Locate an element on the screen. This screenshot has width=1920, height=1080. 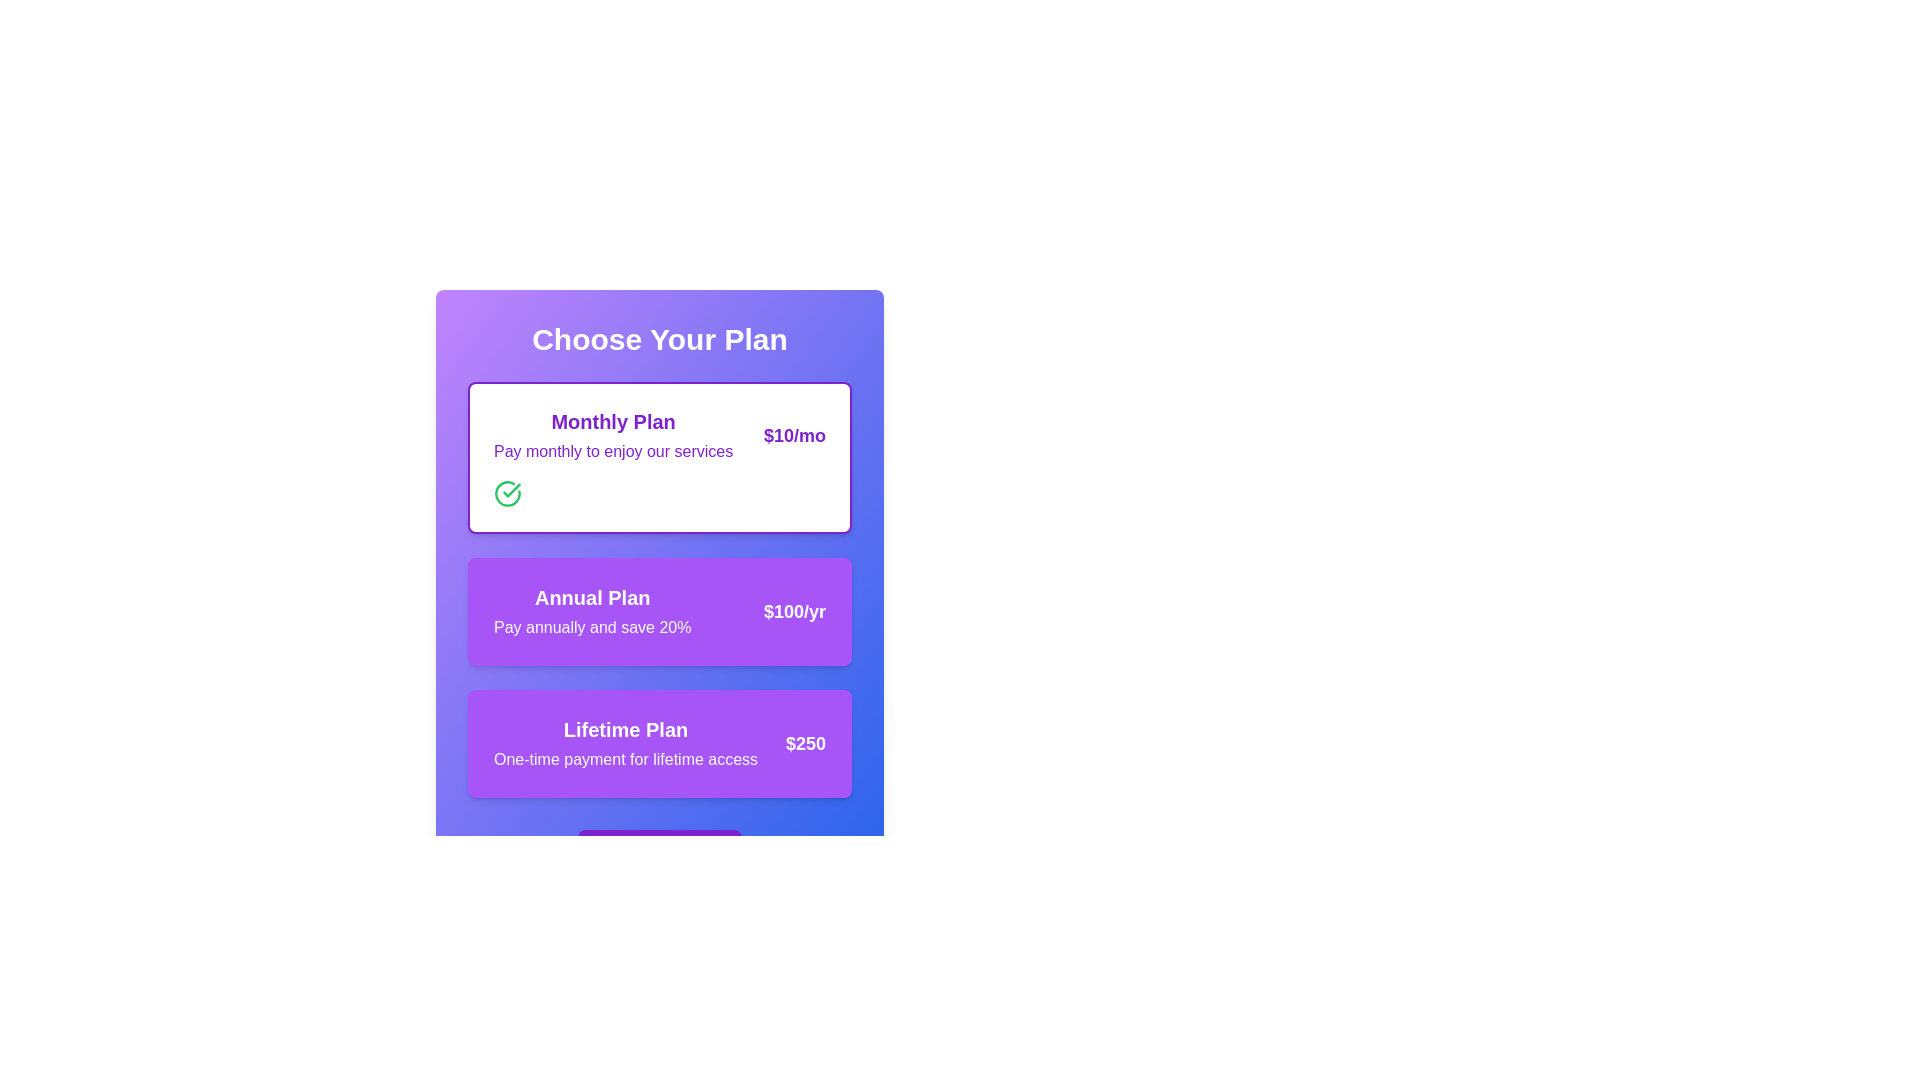
the 'Annual Plan' text label, which serves as the title for the Annual Plan section, located near the middle of the layout is located at coordinates (591, 596).